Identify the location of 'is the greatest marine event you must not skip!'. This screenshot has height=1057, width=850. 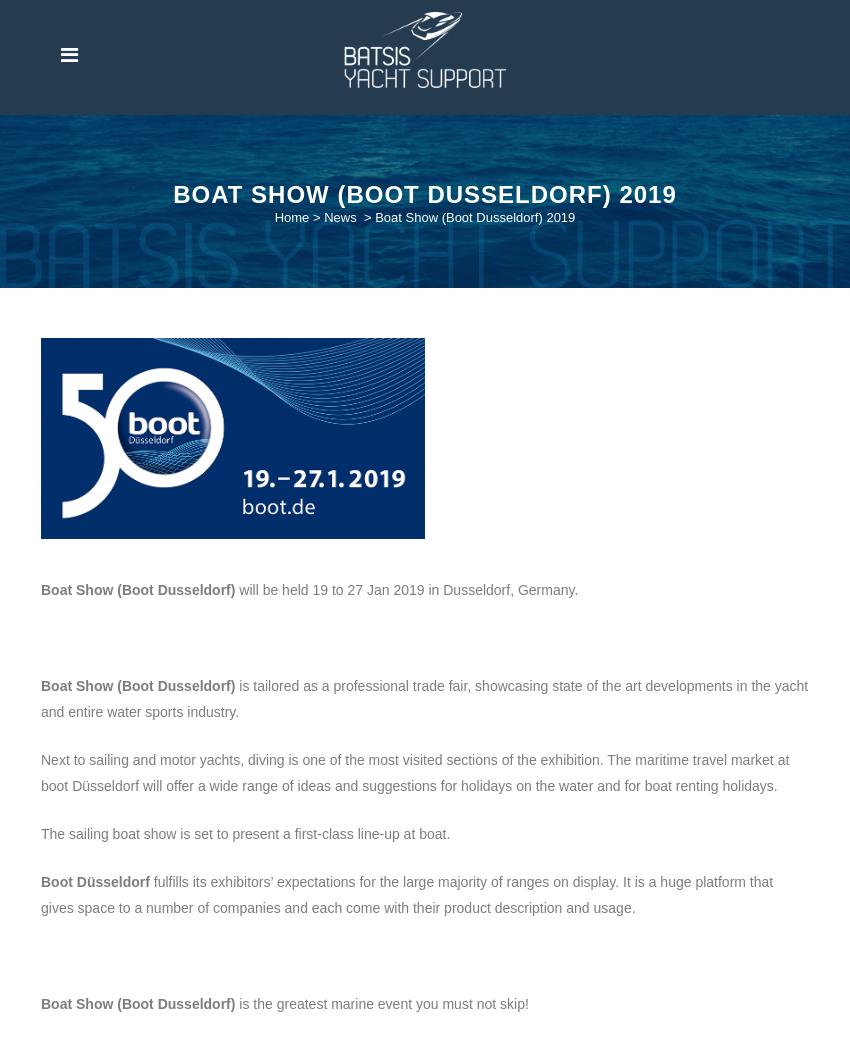
(380, 1001).